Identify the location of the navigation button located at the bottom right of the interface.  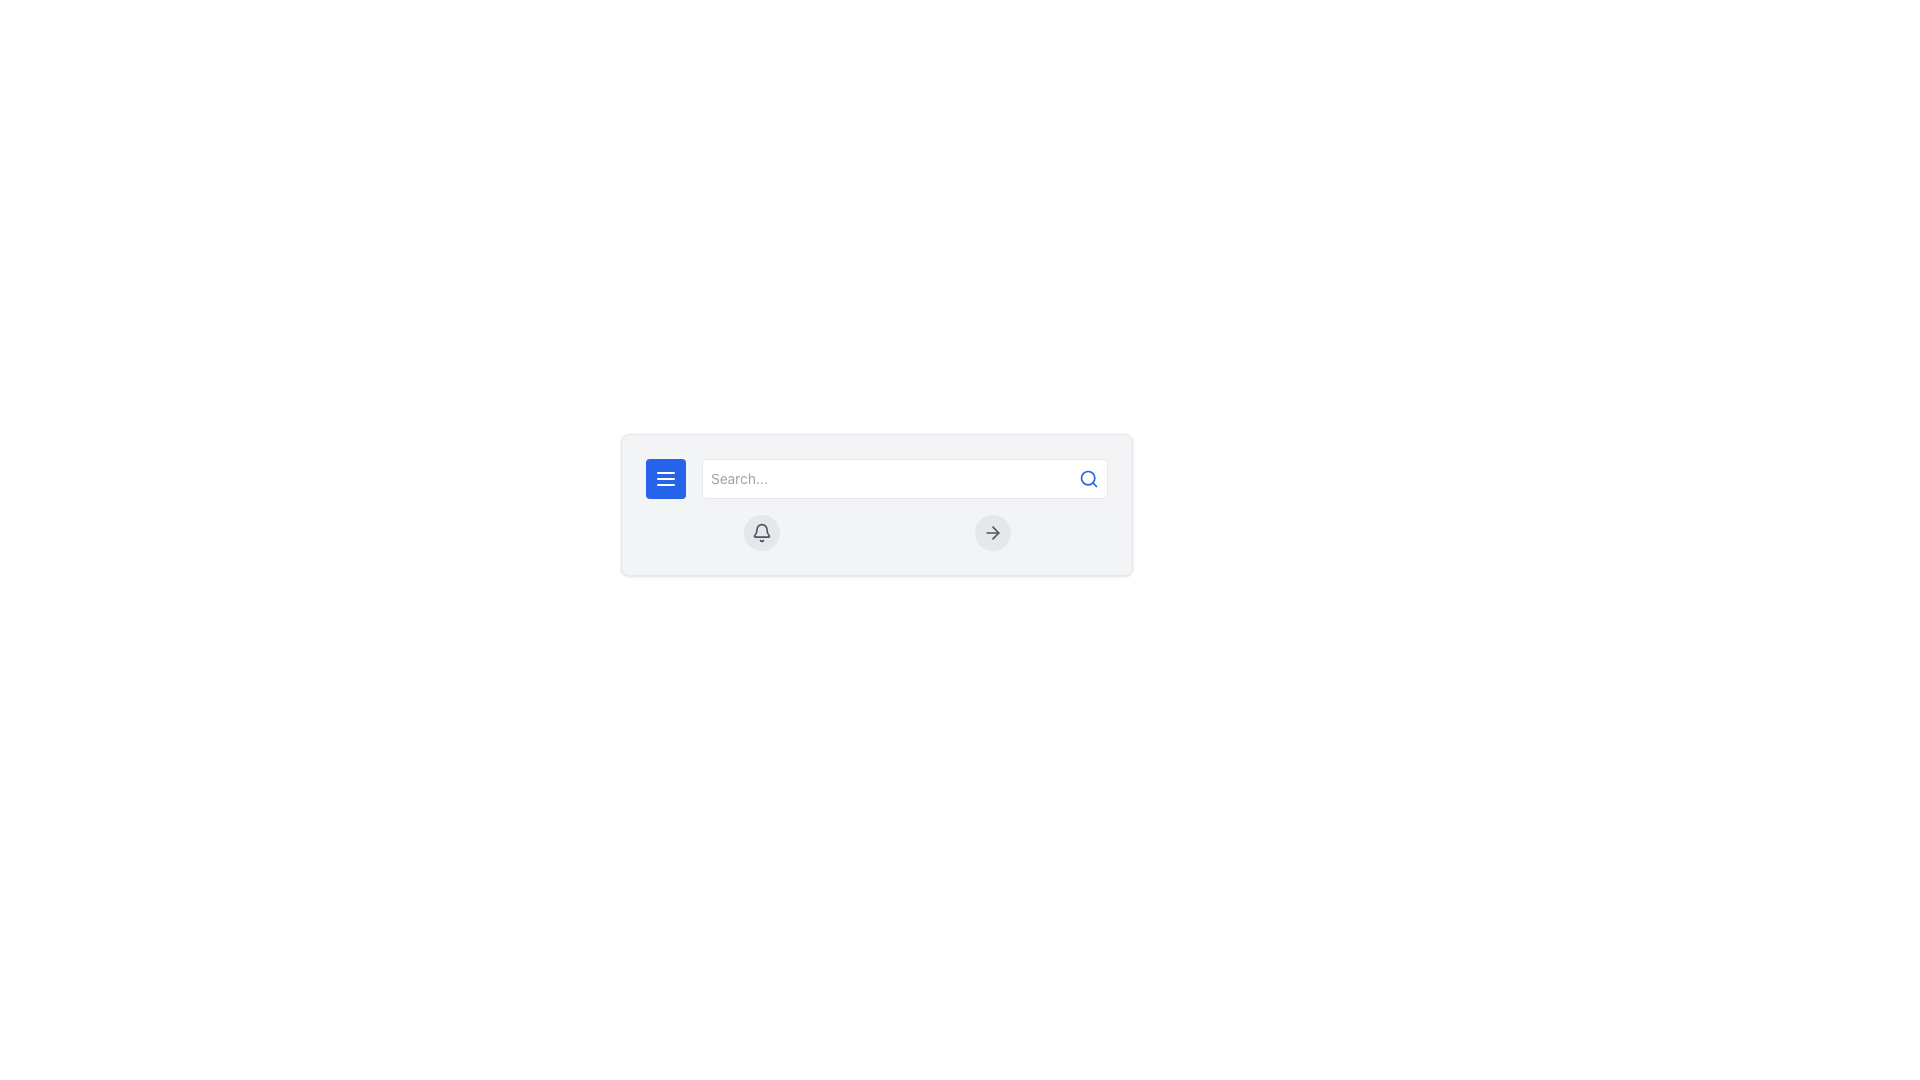
(992, 531).